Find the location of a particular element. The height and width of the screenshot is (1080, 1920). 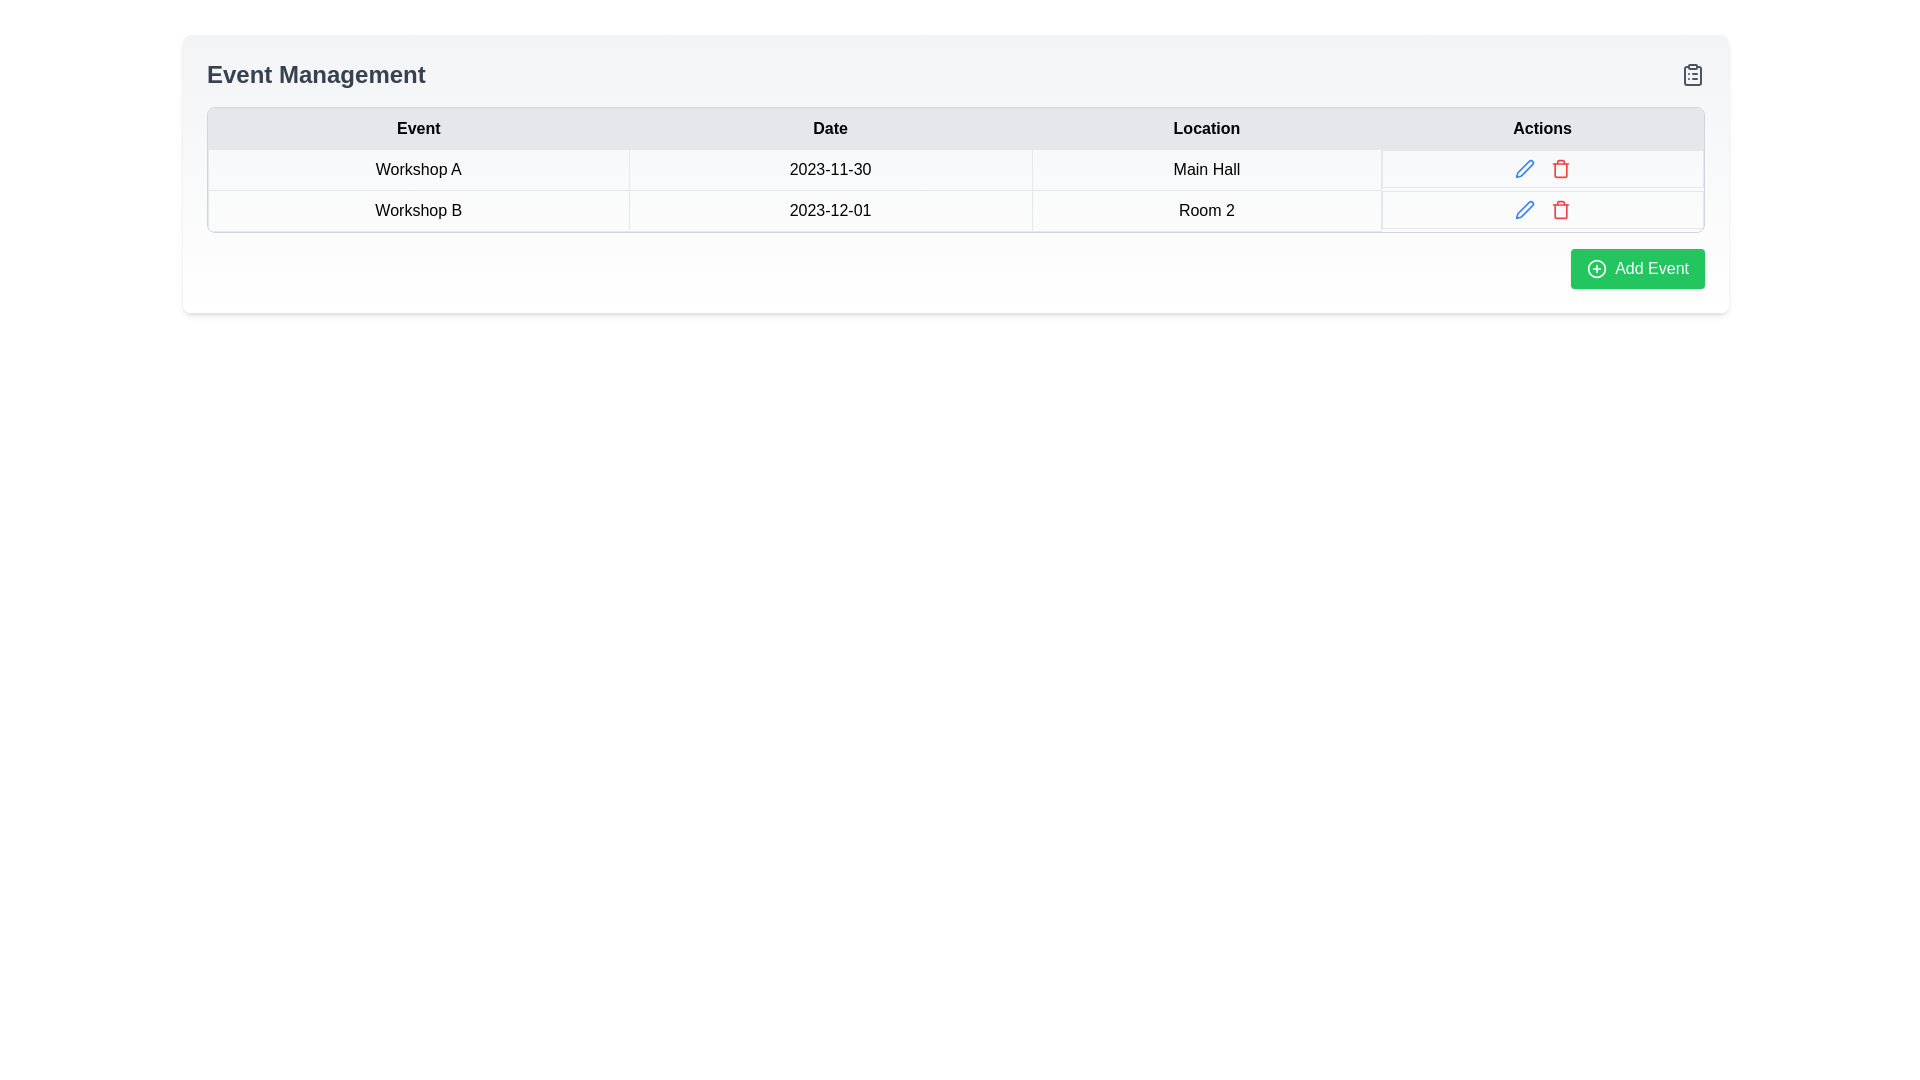

the 'Main Hall' static text located within the 'Location' column of the first row in the table, which is styled in a clear font and aligned with 'Workshop A' and '2023-11-30' is located at coordinates (1205, 168).